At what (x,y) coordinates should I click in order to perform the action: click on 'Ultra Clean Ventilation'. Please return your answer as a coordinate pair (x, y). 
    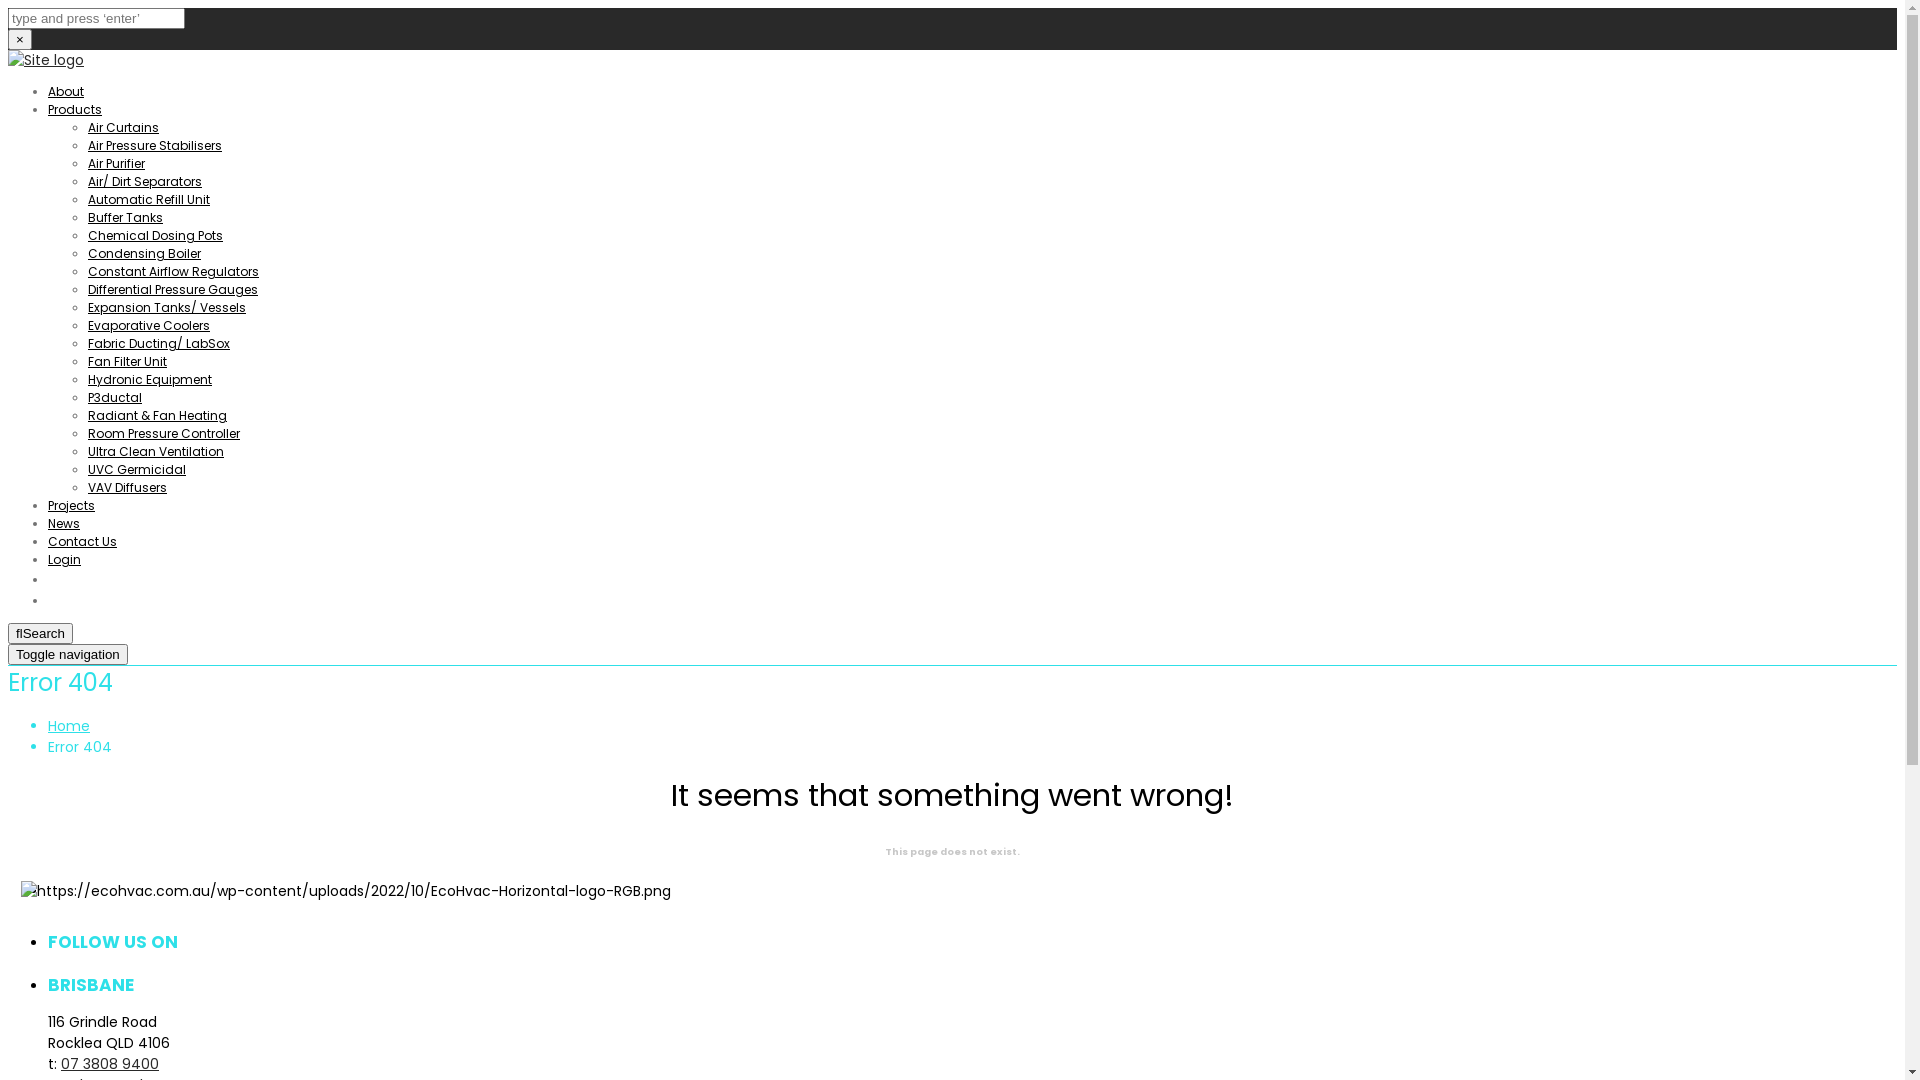
    Looking at the image, I should click on (86, 451).